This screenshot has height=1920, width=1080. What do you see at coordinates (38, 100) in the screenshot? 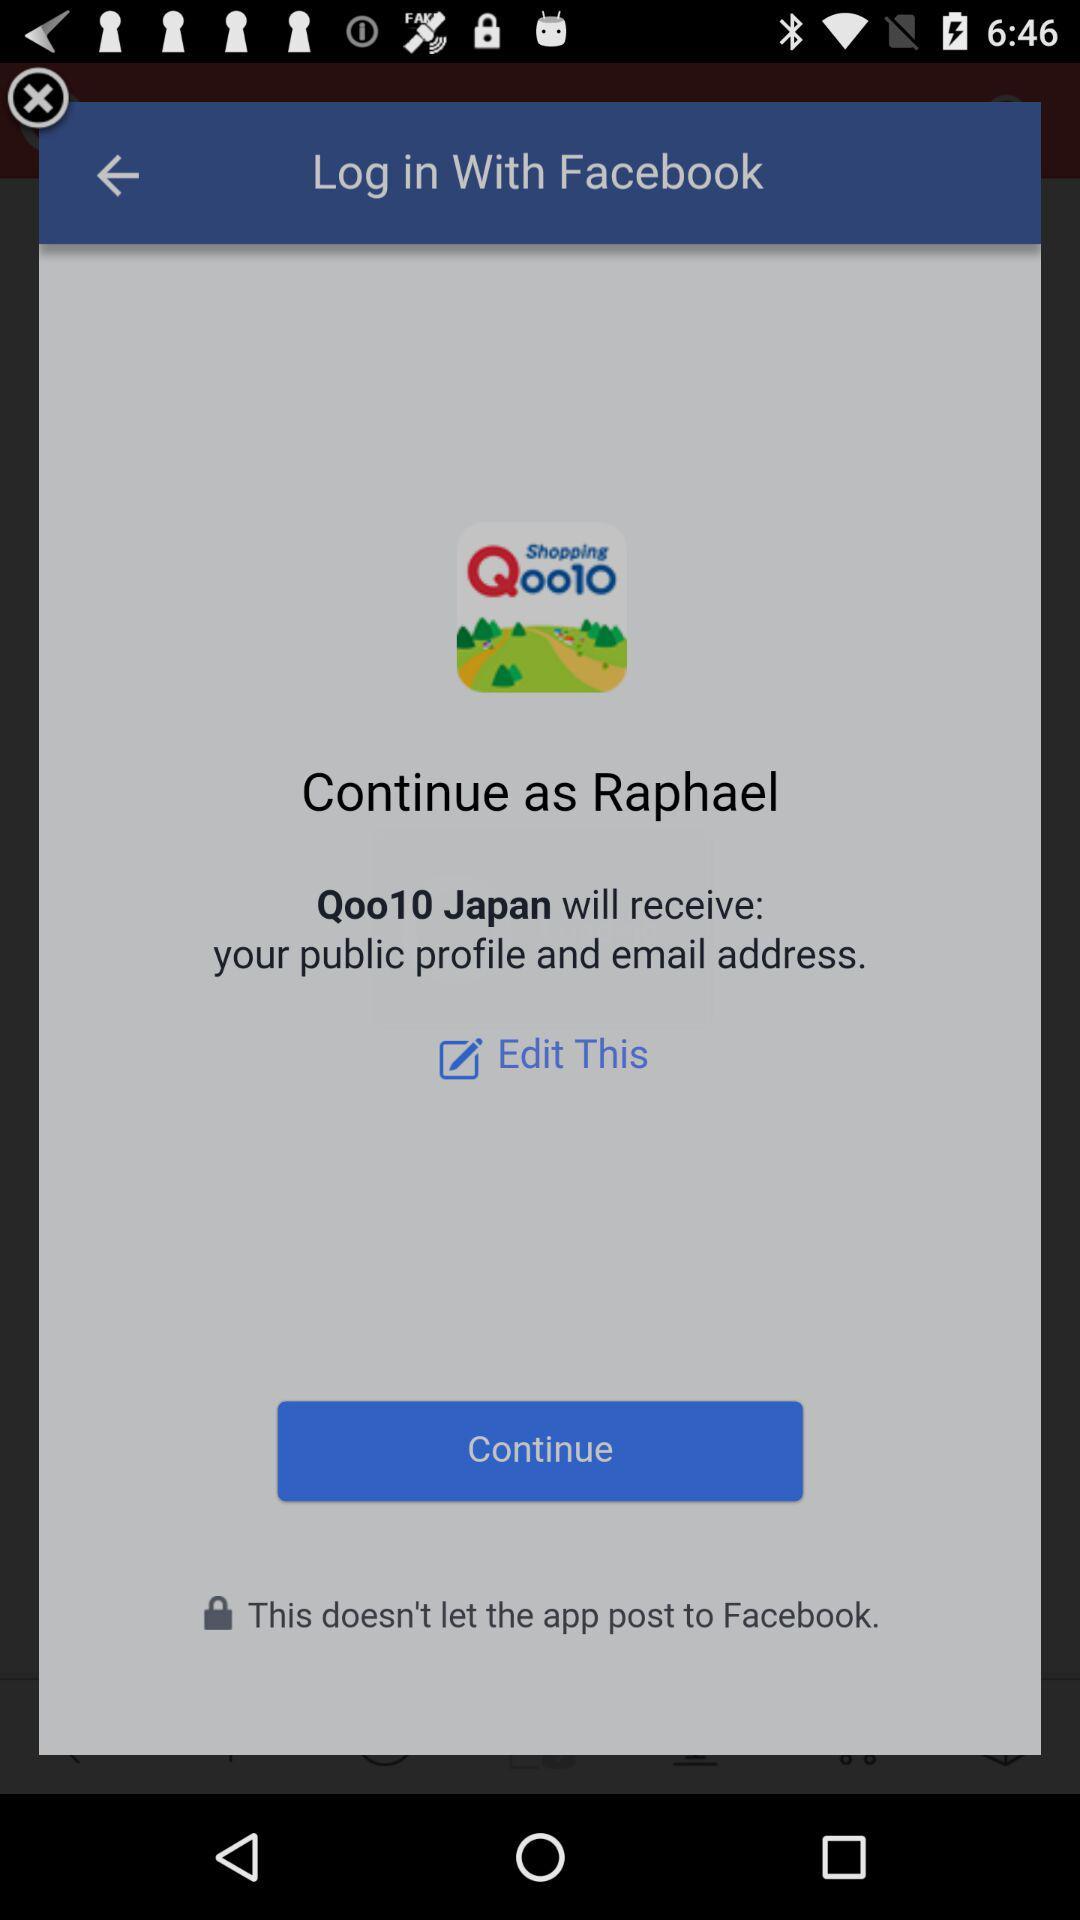
I see `the icon at the top left corner` at bounding box center [38, 100].